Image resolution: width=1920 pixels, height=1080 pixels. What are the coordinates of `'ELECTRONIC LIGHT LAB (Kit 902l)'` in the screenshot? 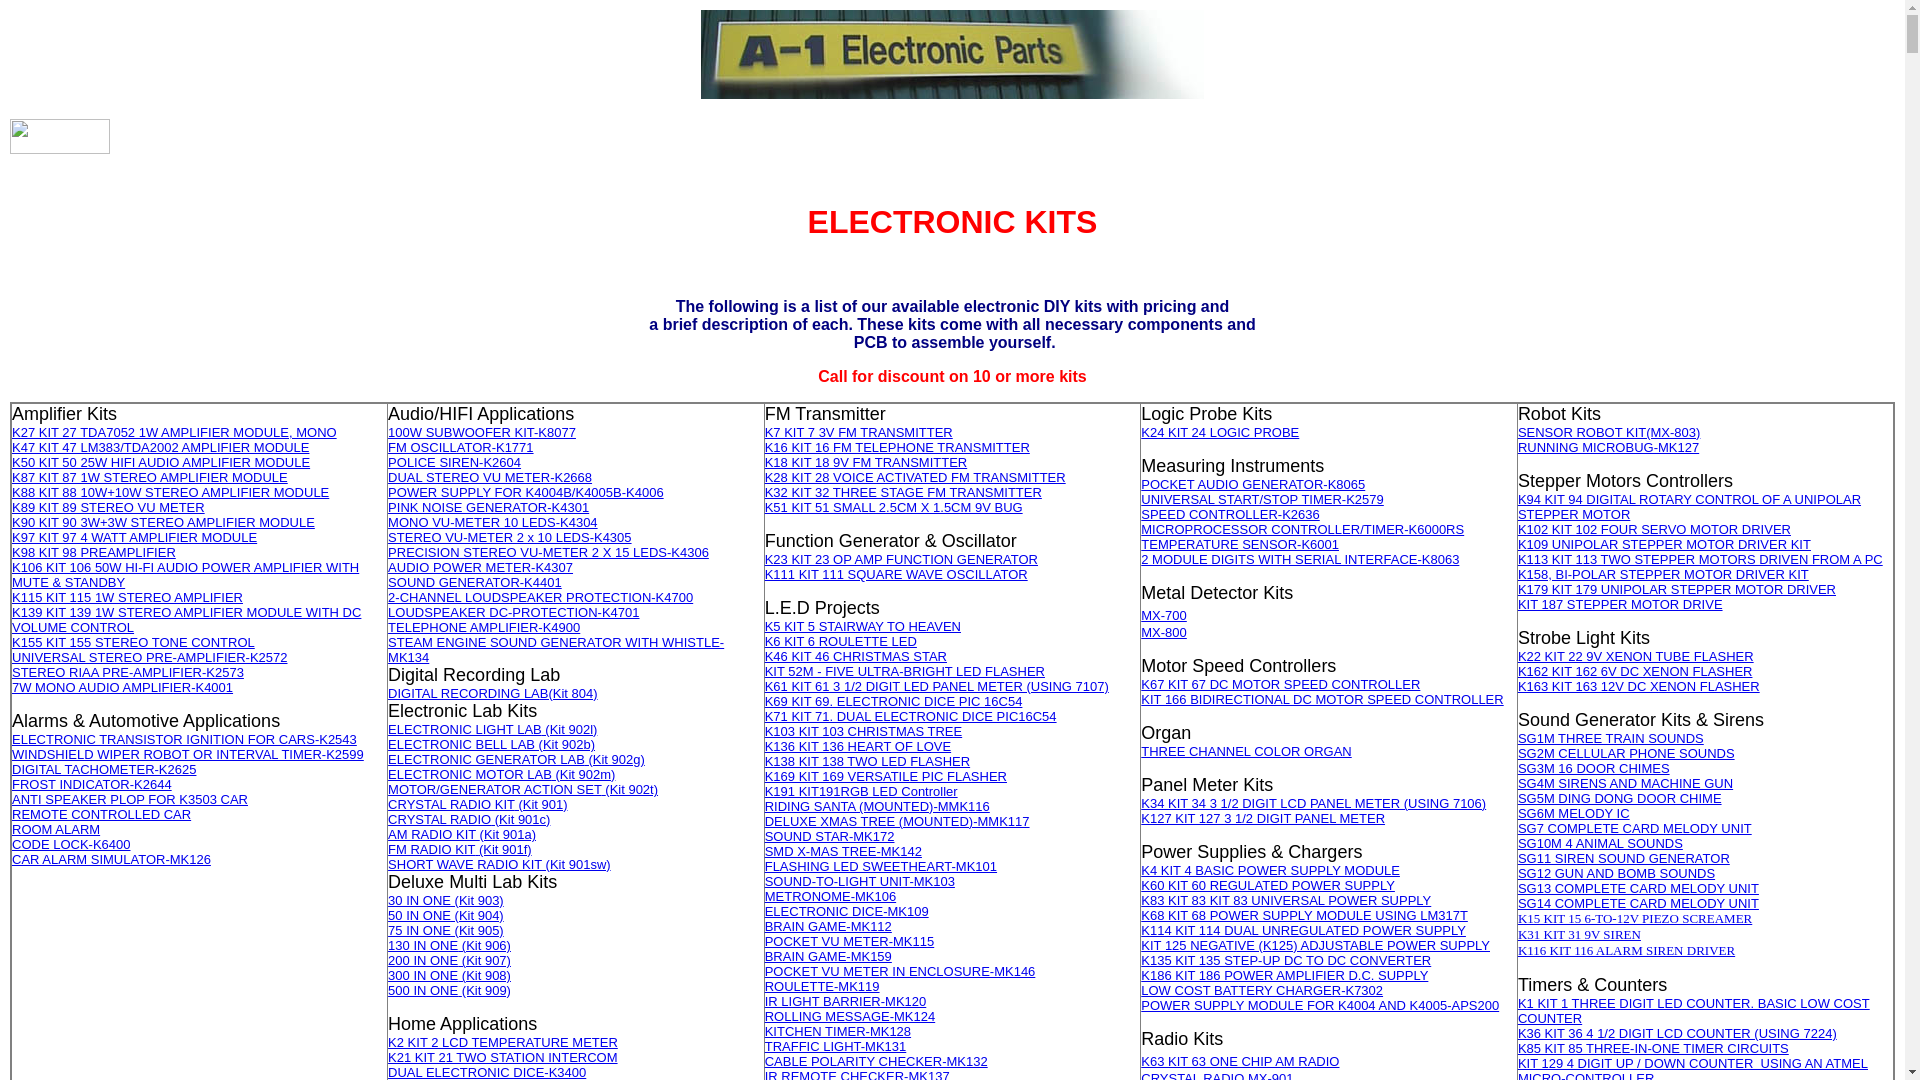 It's located at (492, 729).